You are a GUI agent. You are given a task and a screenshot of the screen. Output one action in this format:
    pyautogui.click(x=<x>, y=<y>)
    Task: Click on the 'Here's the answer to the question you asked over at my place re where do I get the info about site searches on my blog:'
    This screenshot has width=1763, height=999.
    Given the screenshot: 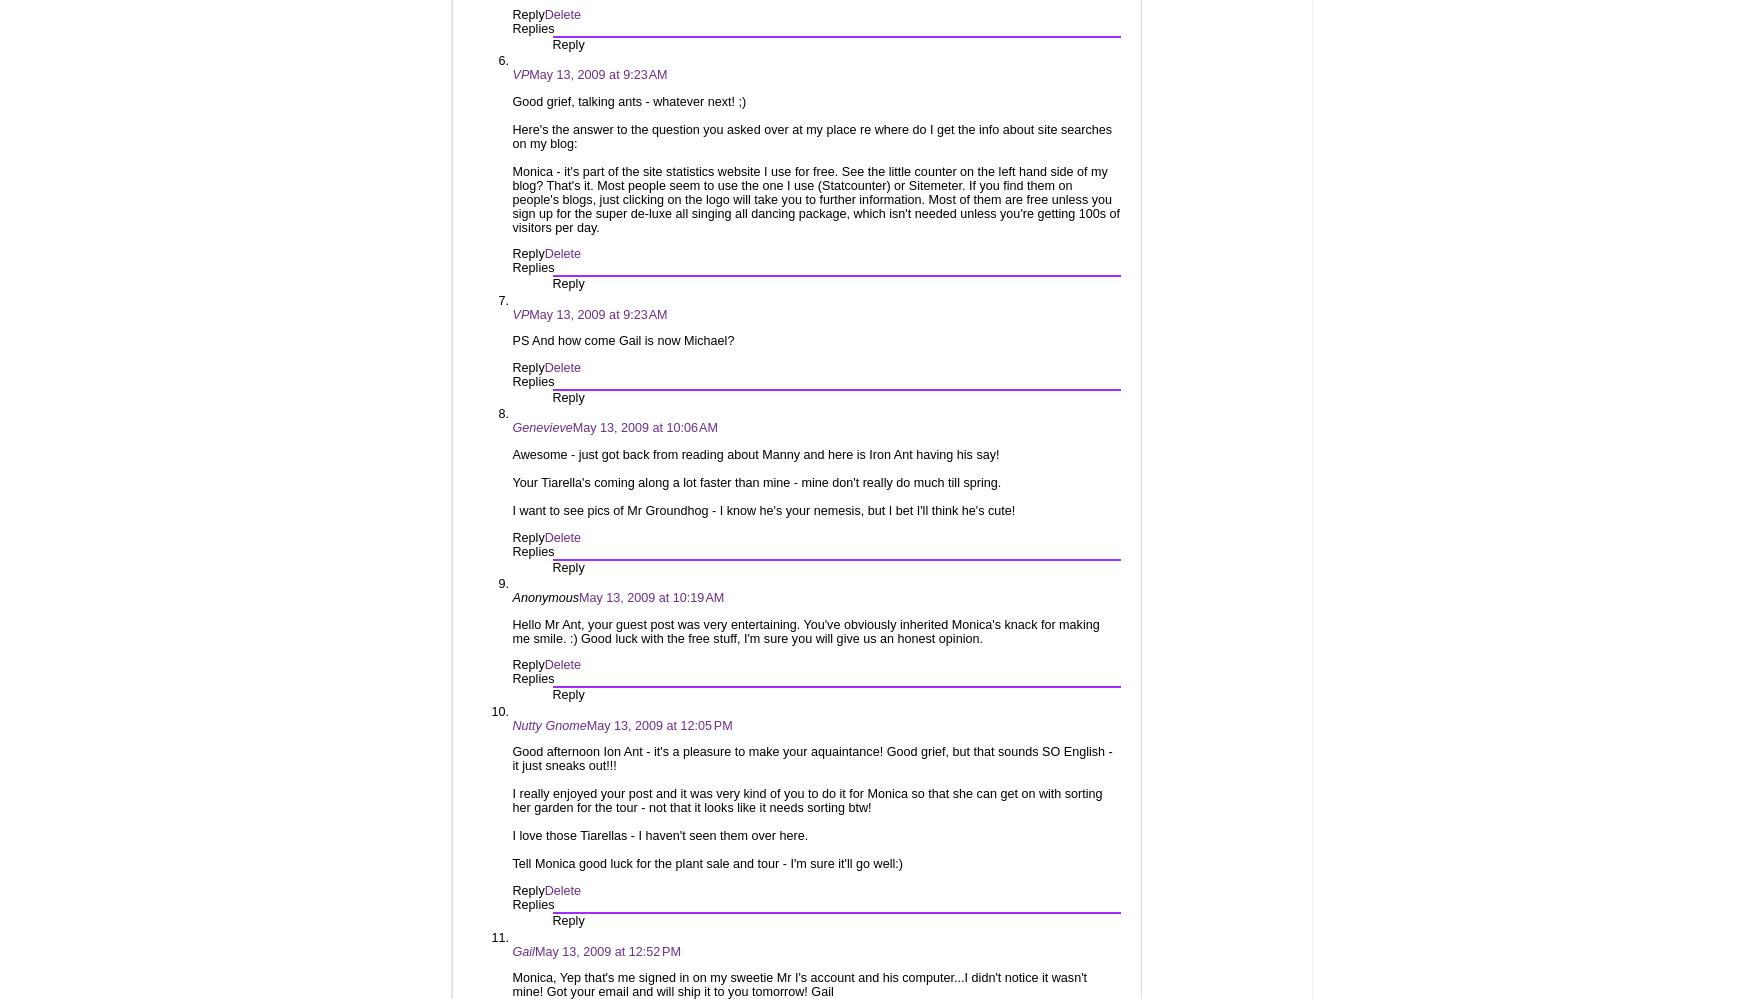 What is the action you would take?
    pyautogui.click(x=812, y=135)
    